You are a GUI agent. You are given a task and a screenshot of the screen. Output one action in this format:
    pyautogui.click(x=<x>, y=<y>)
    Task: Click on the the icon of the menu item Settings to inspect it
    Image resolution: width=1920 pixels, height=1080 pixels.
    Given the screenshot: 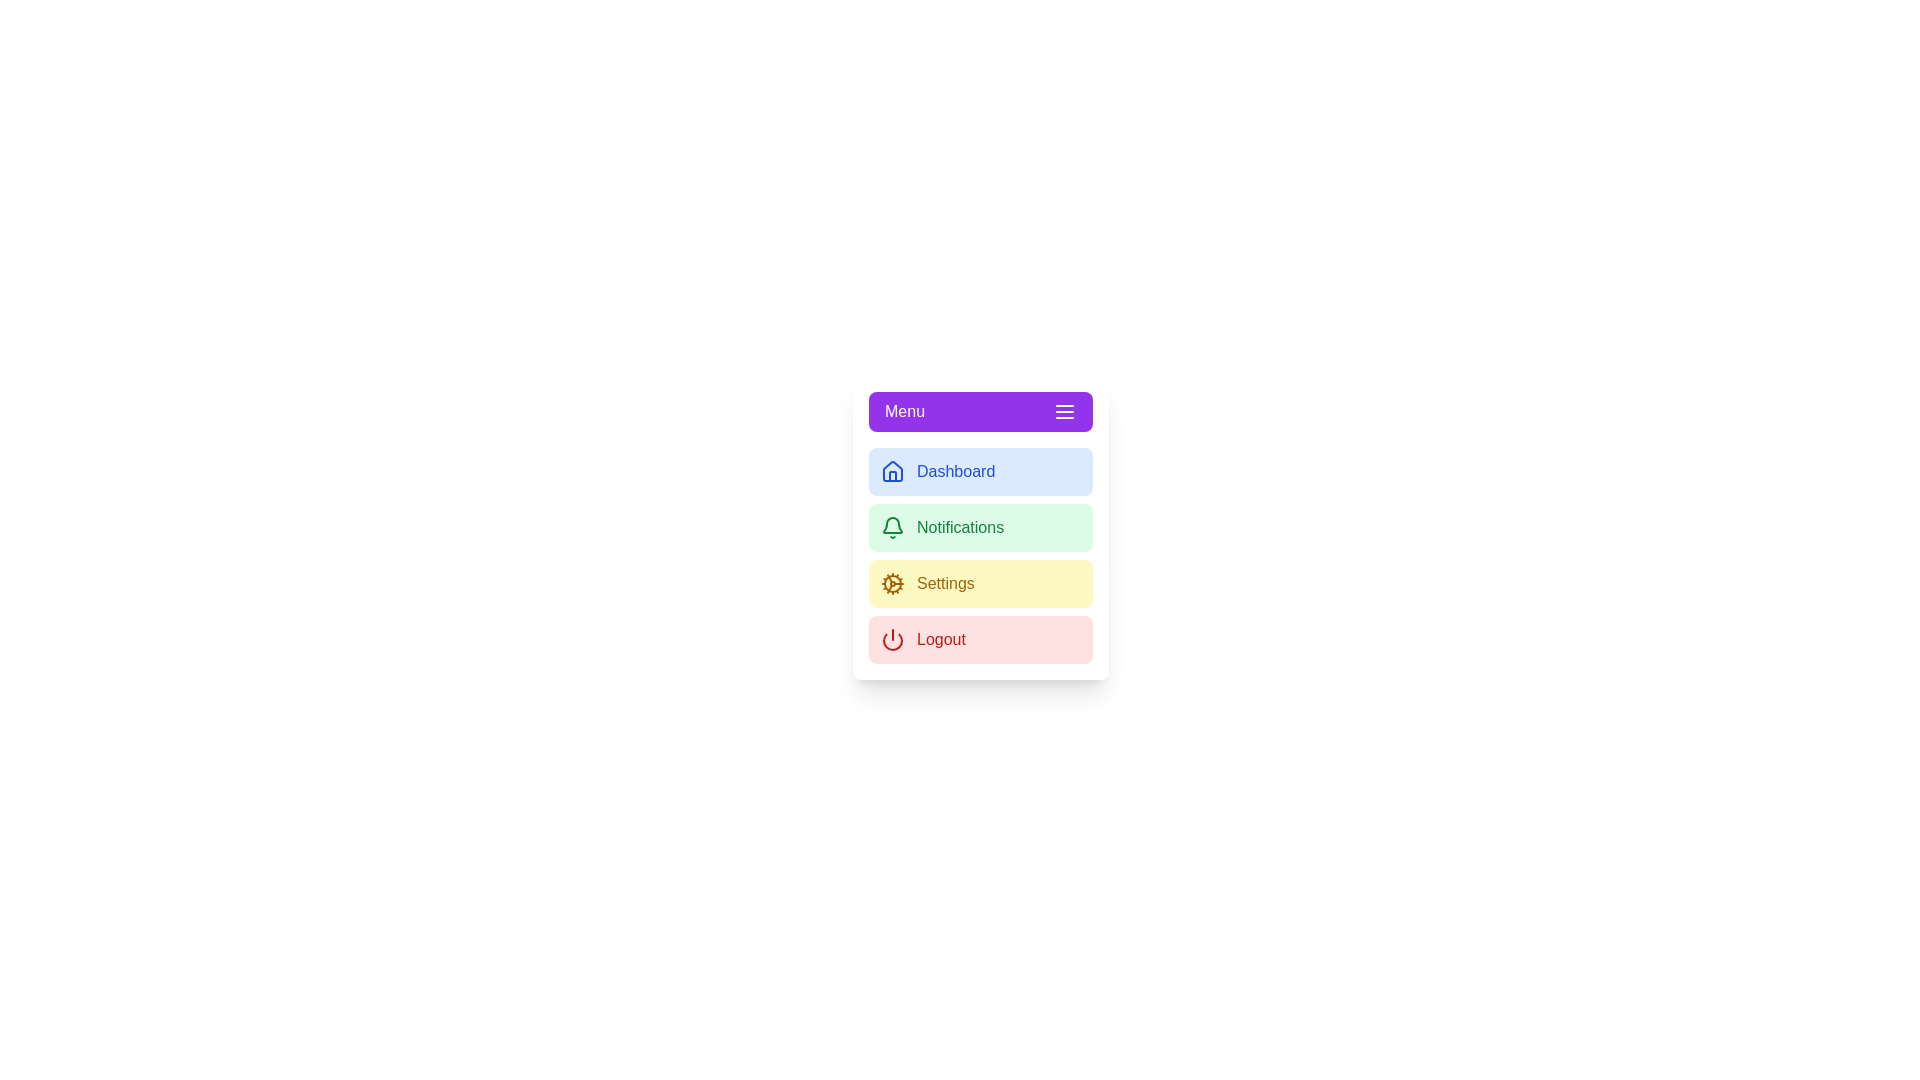 What is the action you would take?
    pyautogui.click(x=891, y=583)
    